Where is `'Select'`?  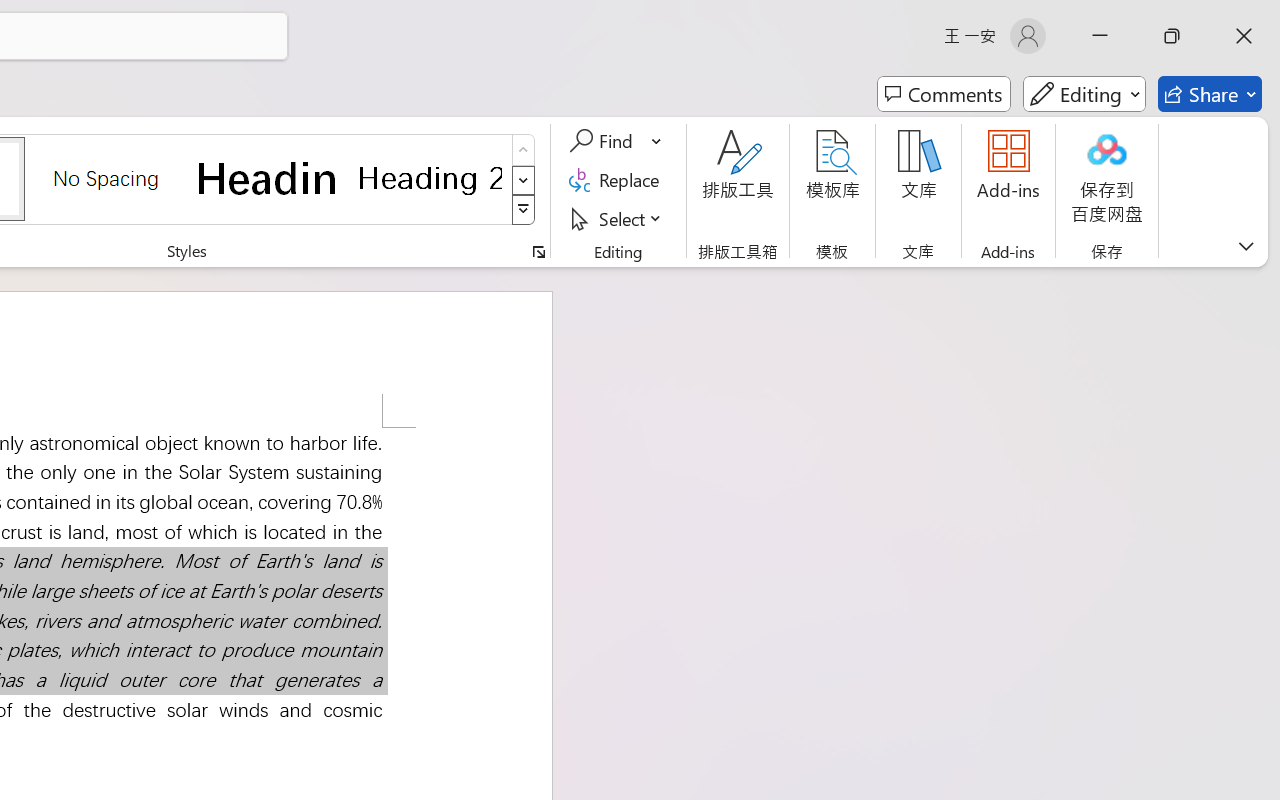
'Select' is located at coordinates (617, 218).